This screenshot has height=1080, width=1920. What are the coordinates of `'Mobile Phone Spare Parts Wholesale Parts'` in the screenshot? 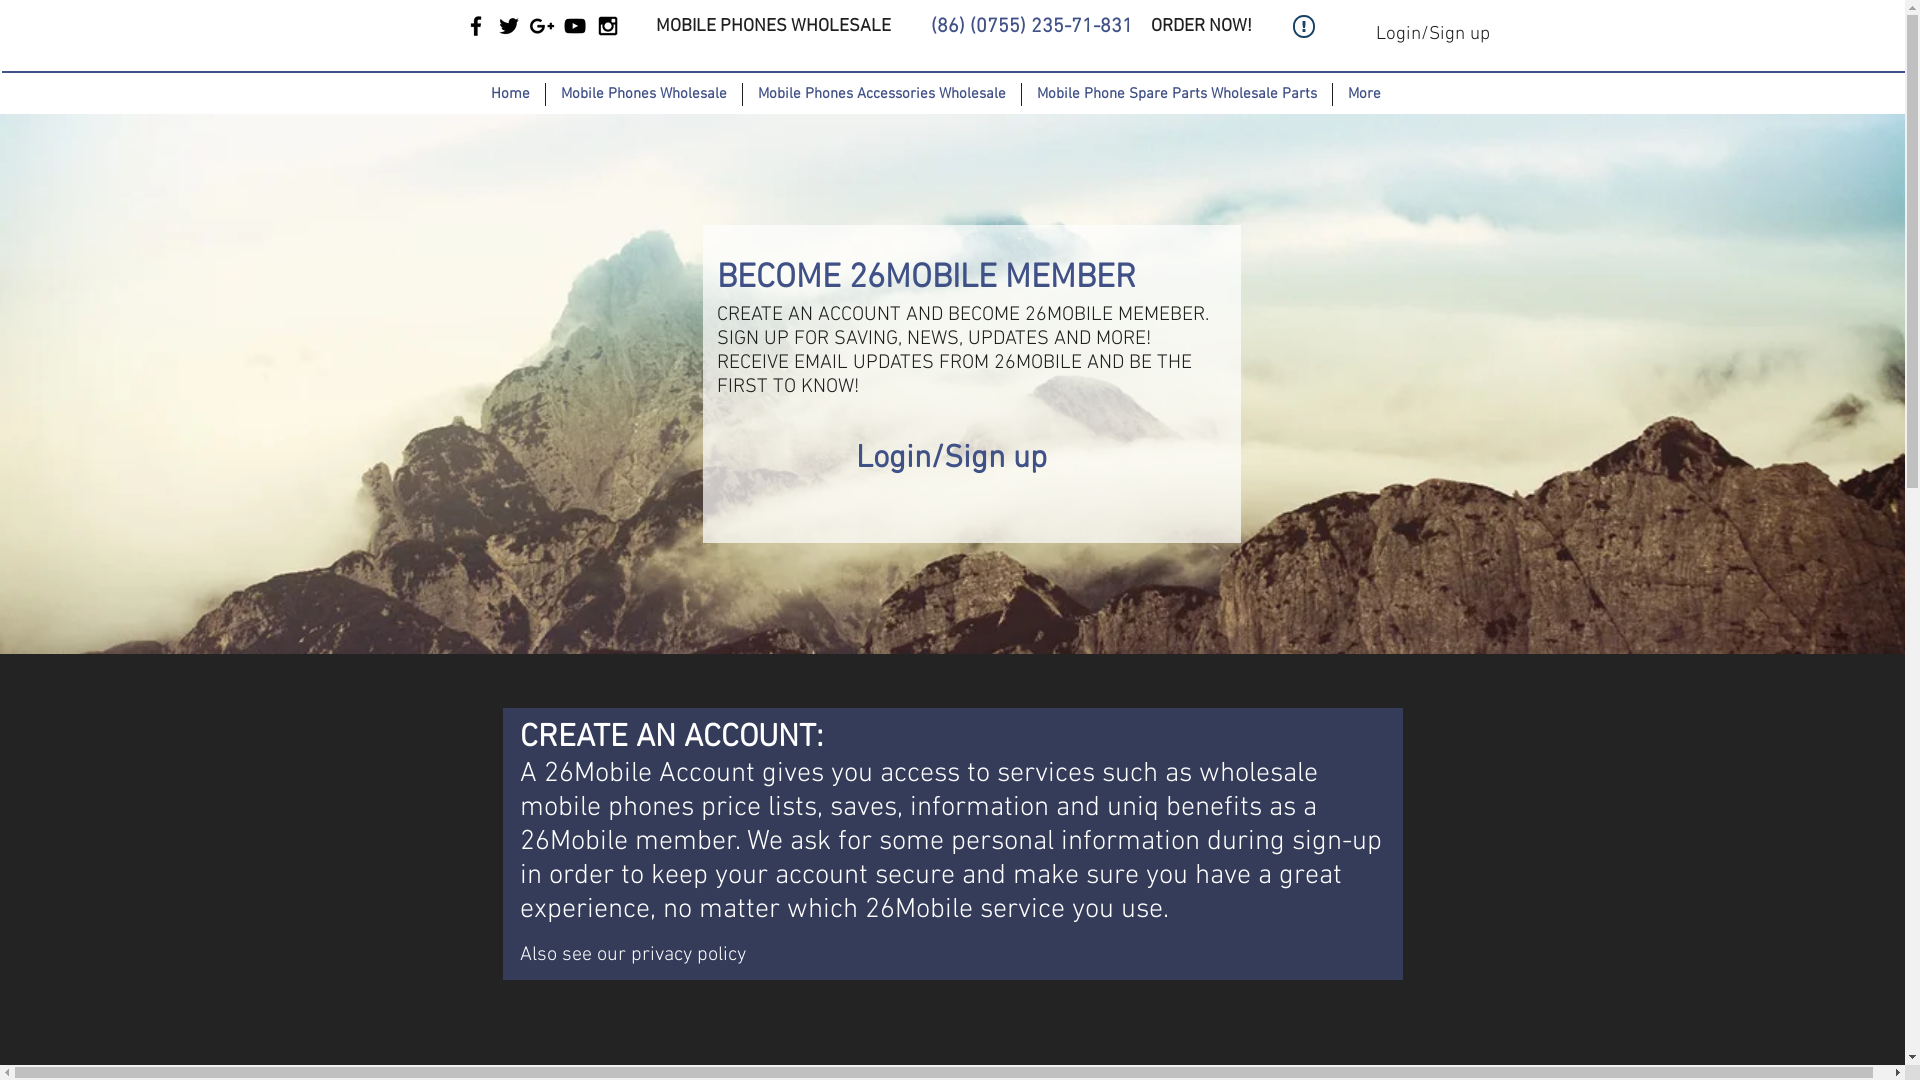 It's located at (1175, 94).